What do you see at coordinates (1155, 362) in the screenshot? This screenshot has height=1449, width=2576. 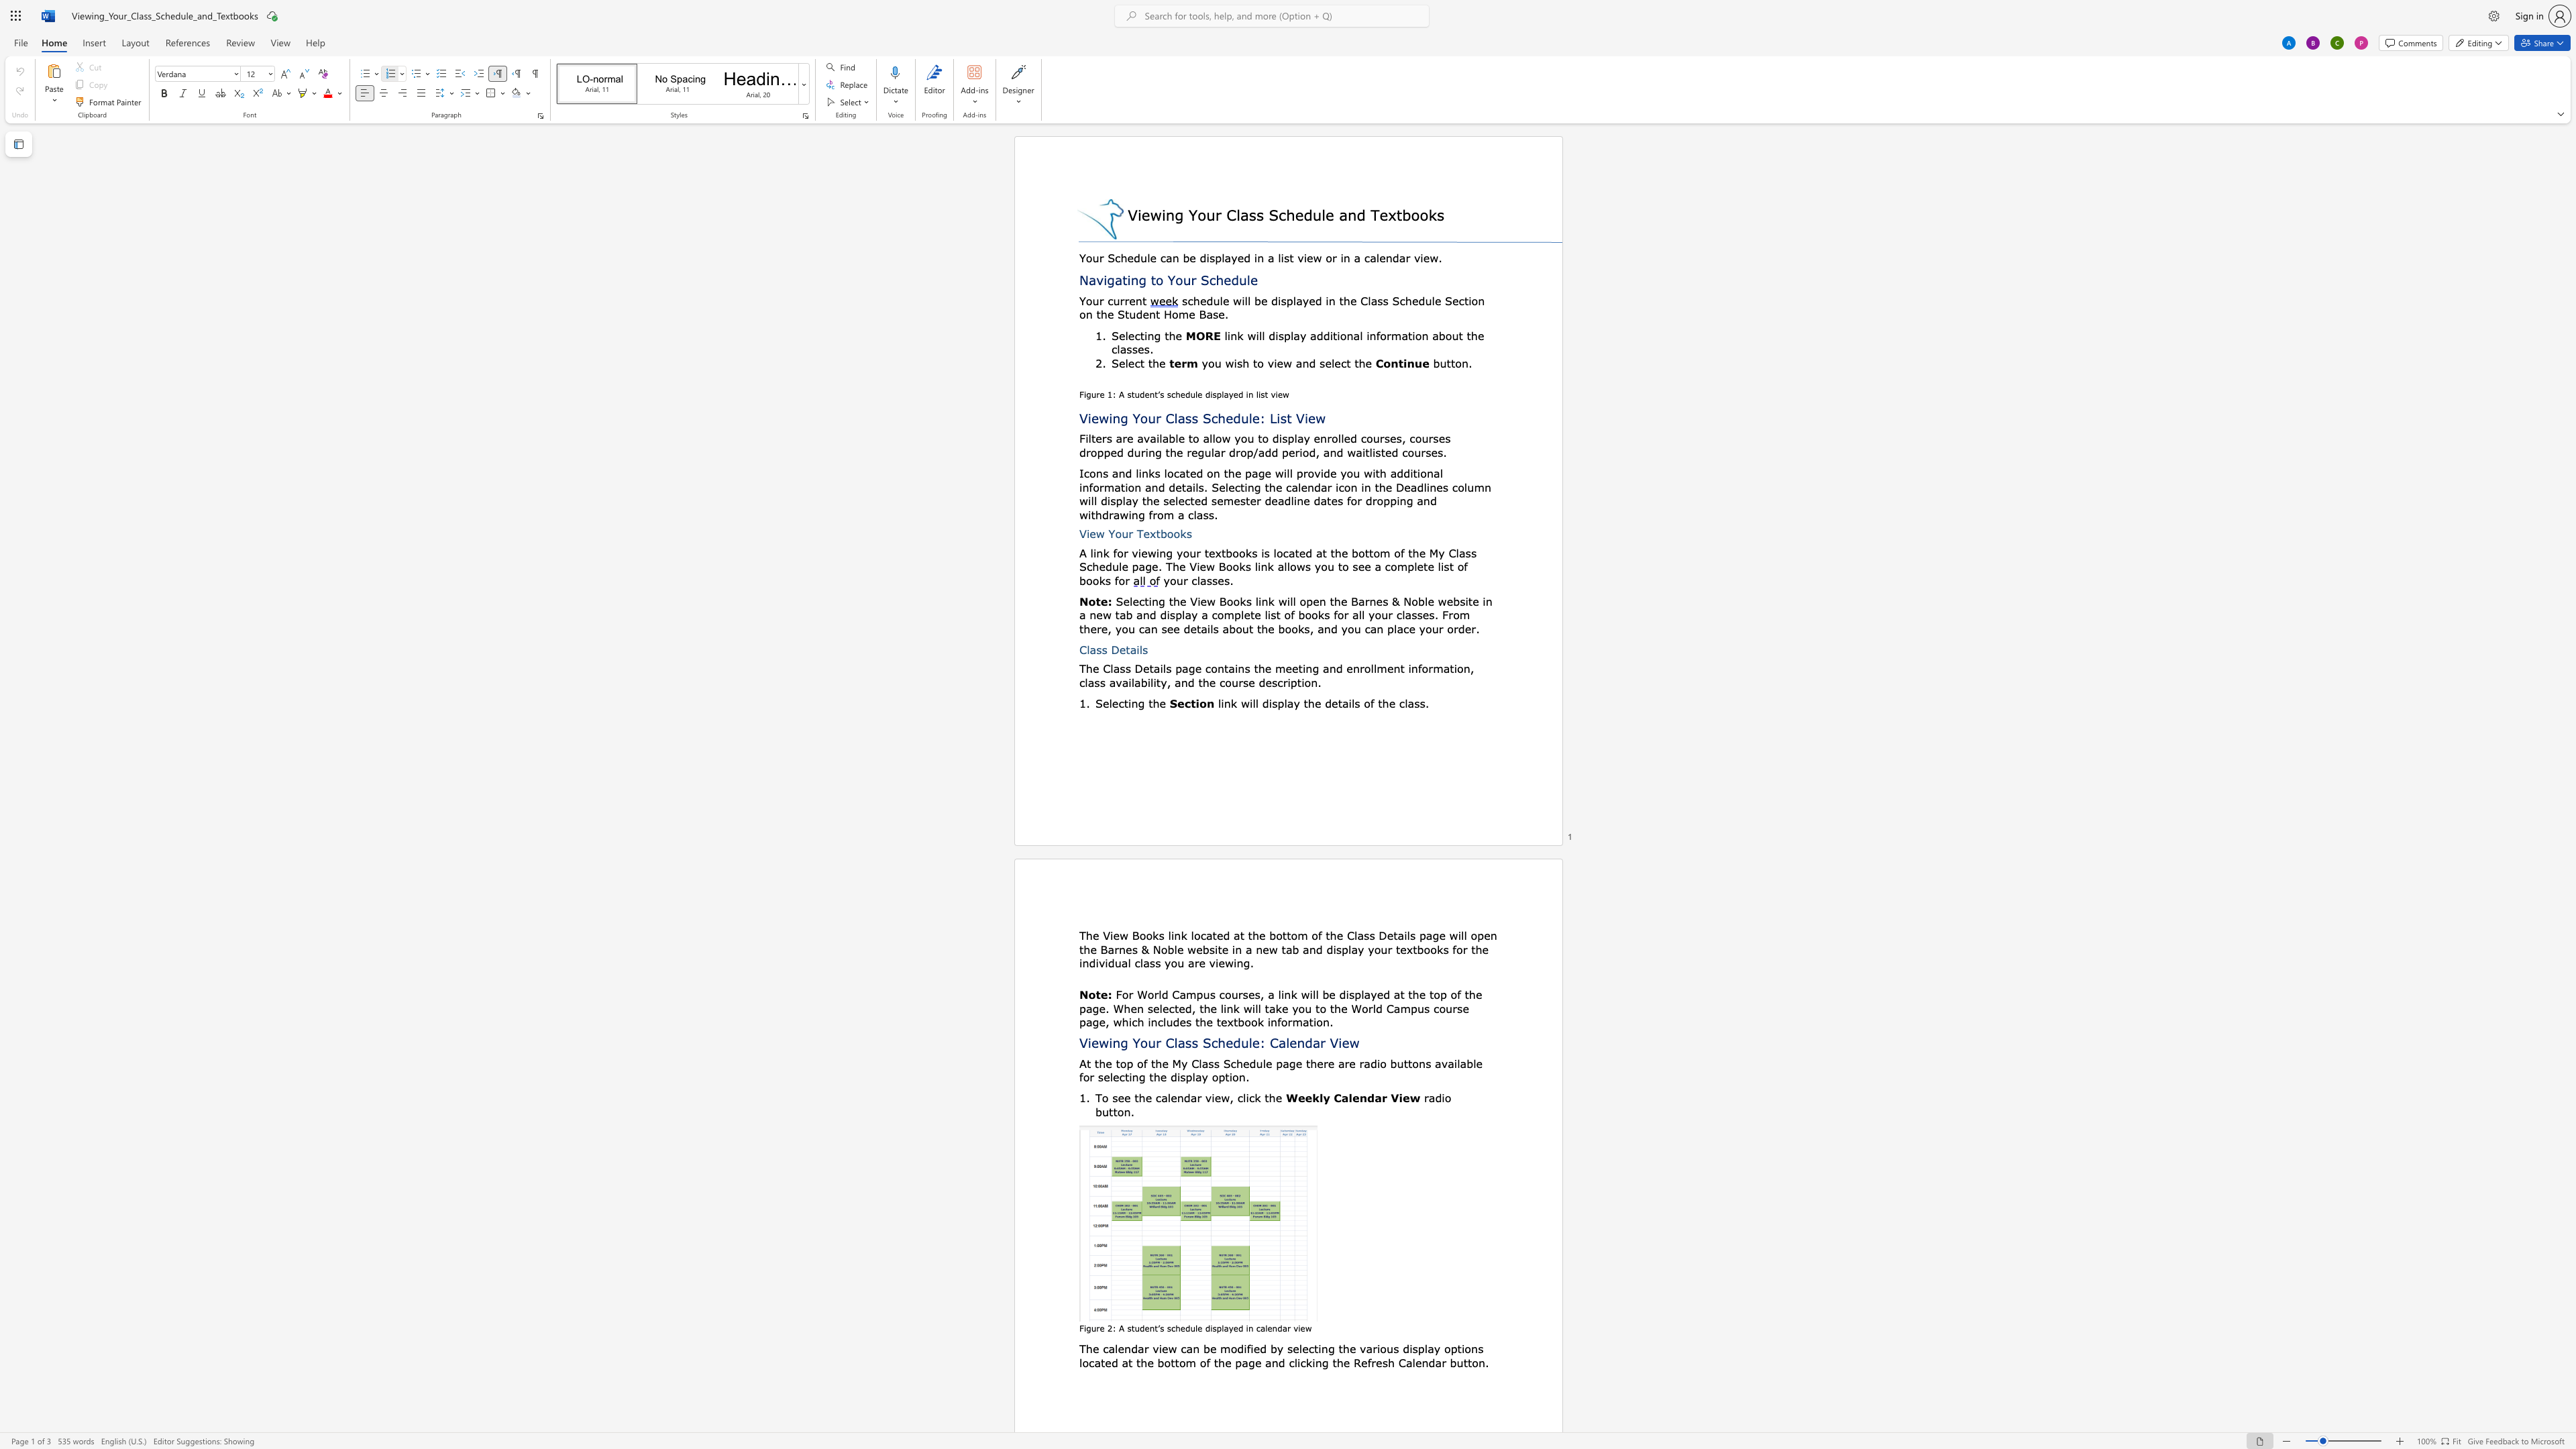 I see `the 1th character "h" in the text` at bounding box center [1155, 362].